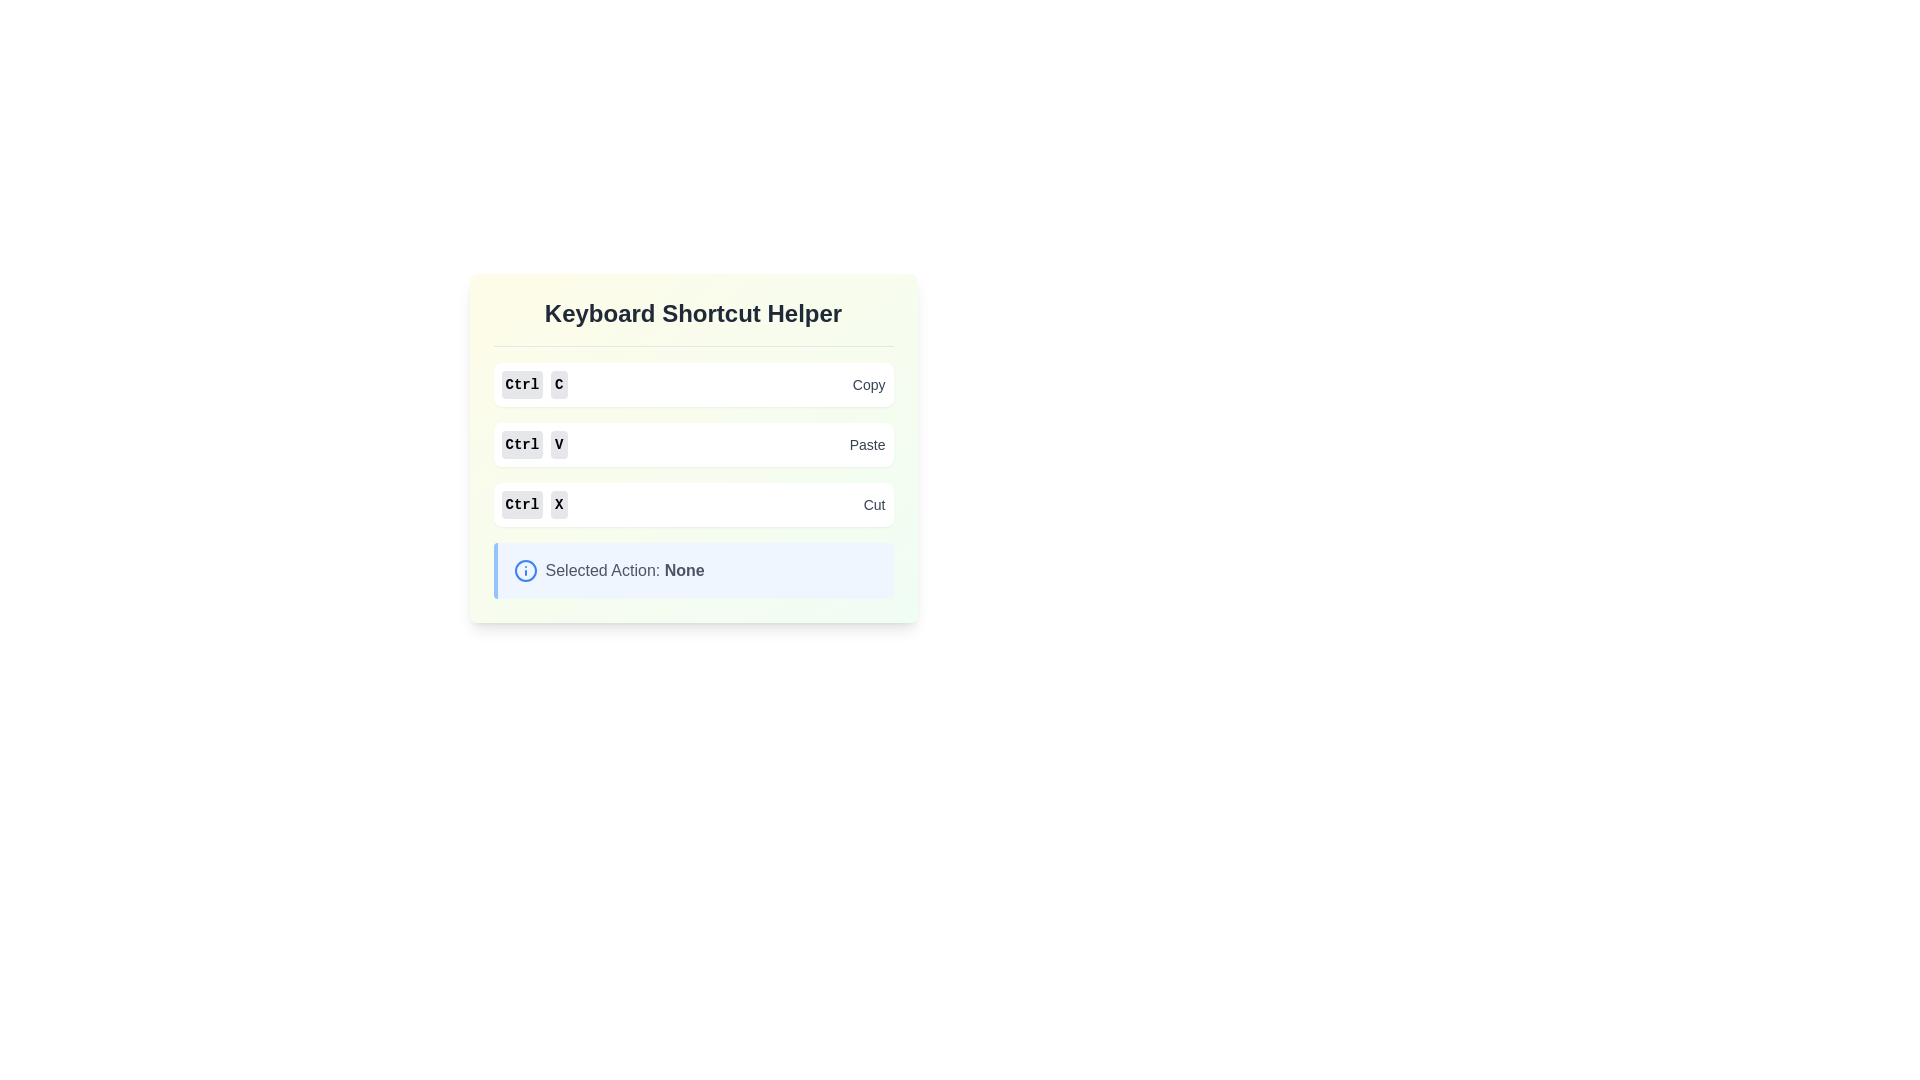  I want to click on the 'V' key badge in the 'Keyboard Shortcut Helper' layout, which visually represents the 'Paste' action associated with 'Ctrl V', so click(559, 443).